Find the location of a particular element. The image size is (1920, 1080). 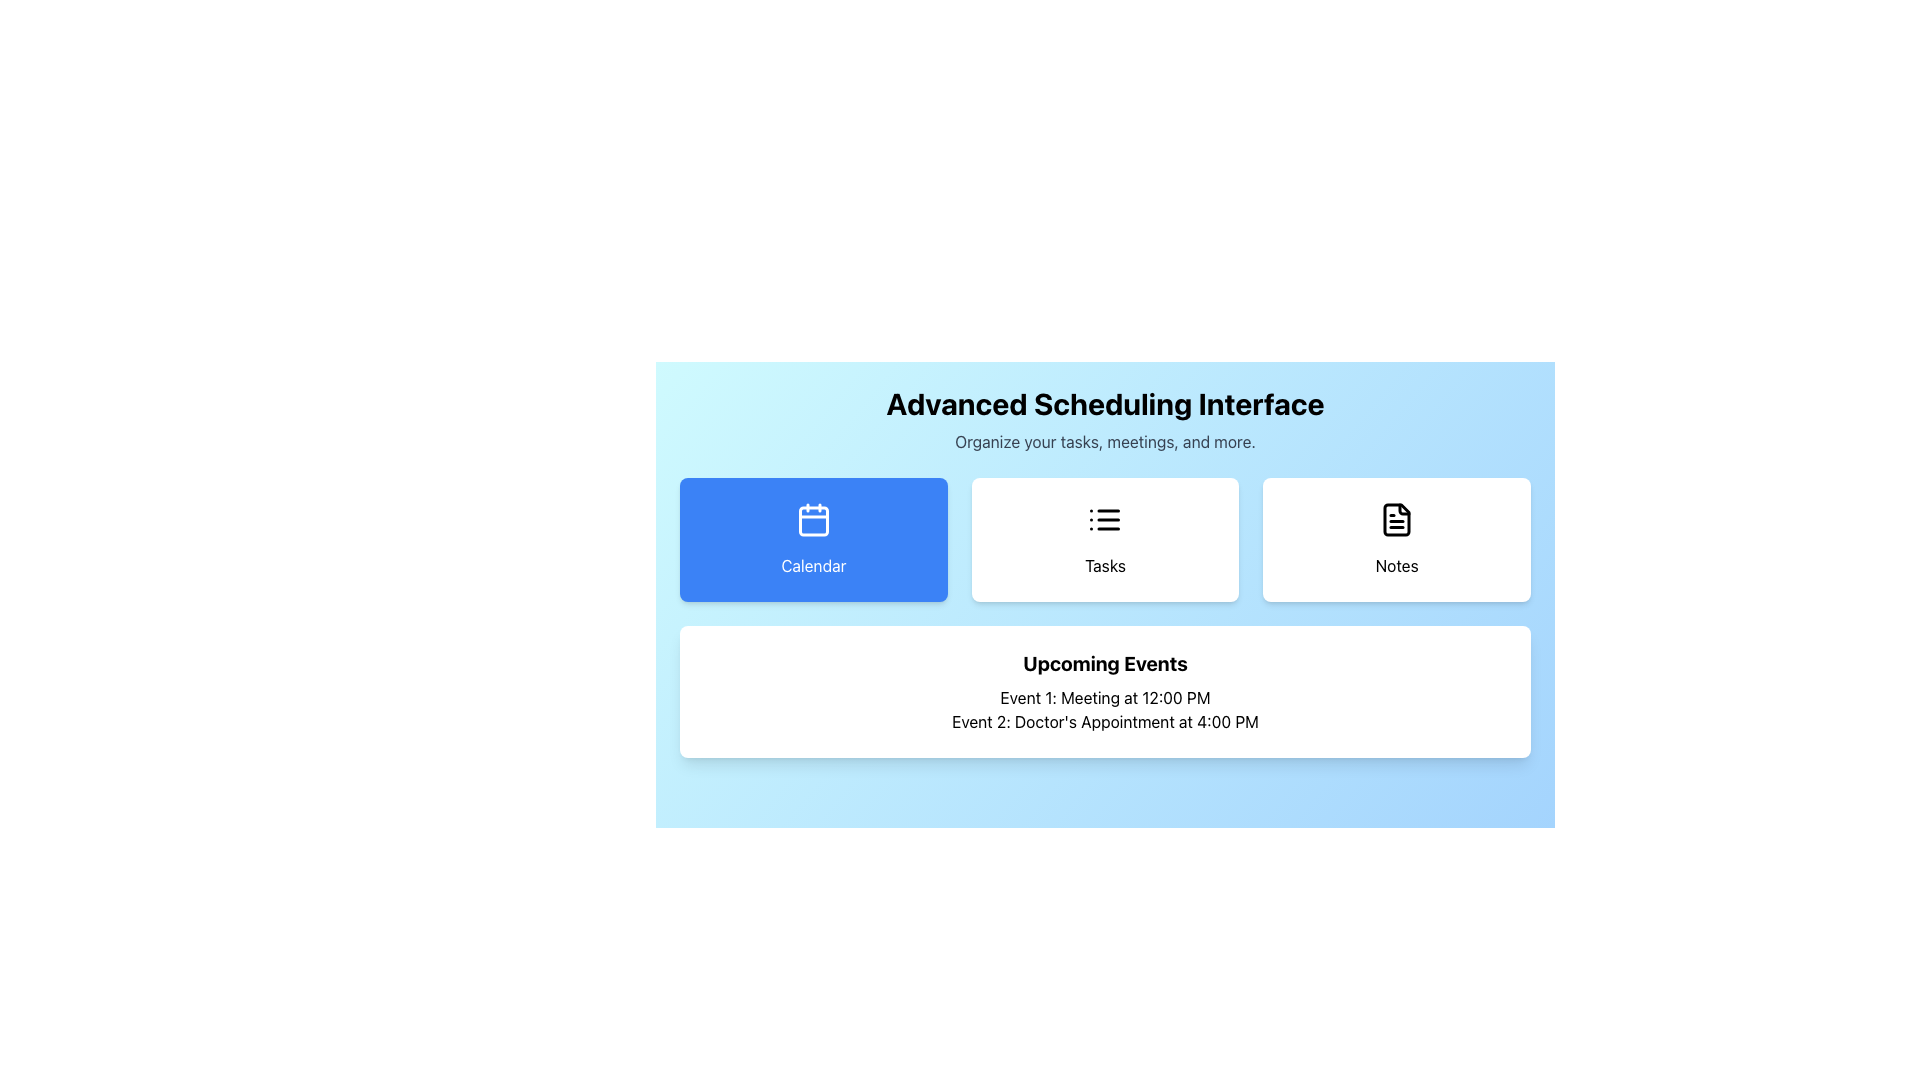

the text label within the blue card that indicates functionality related is located at coordinates (813, 566).